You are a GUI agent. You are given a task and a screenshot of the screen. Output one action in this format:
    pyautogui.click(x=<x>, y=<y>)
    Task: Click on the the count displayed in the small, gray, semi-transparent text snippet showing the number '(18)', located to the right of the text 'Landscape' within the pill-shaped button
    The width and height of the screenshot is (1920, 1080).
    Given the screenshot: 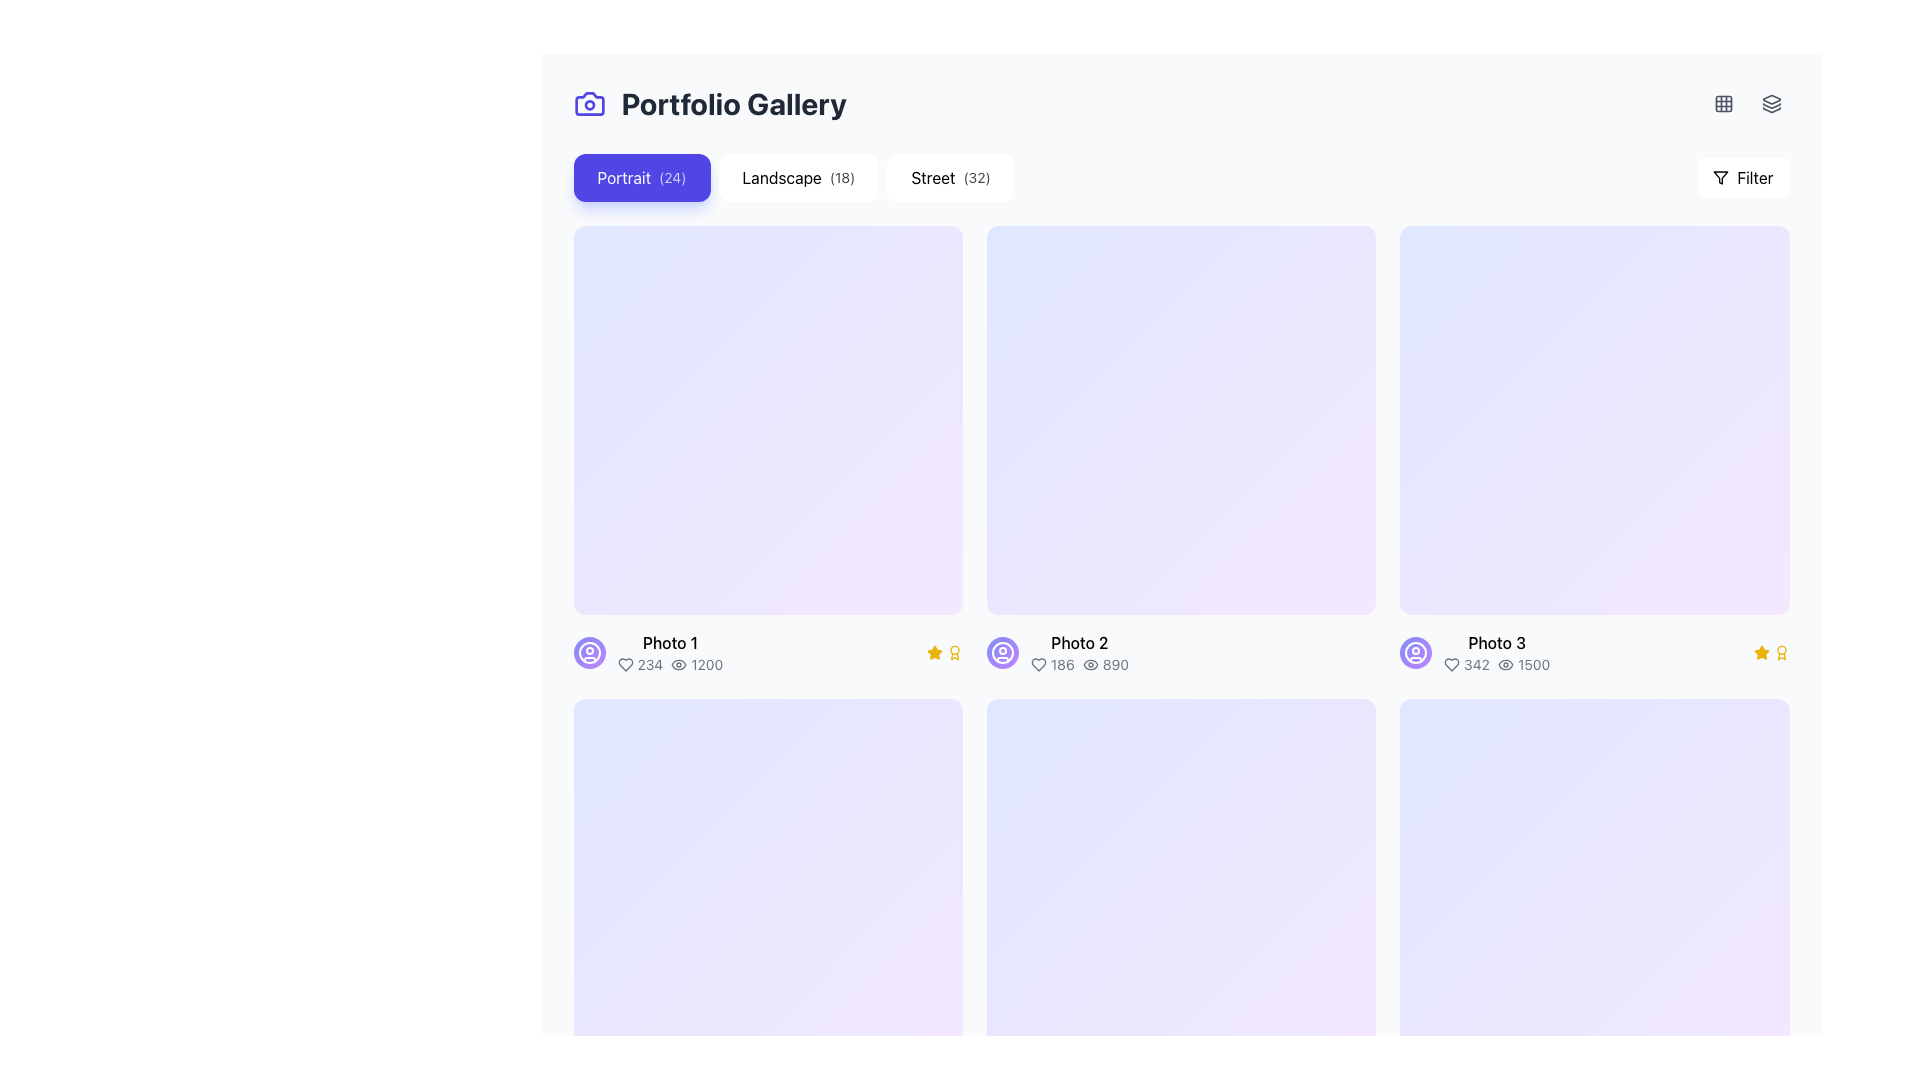 What is the action you would take?
    pyautogui.click(x=842, y=176)
    